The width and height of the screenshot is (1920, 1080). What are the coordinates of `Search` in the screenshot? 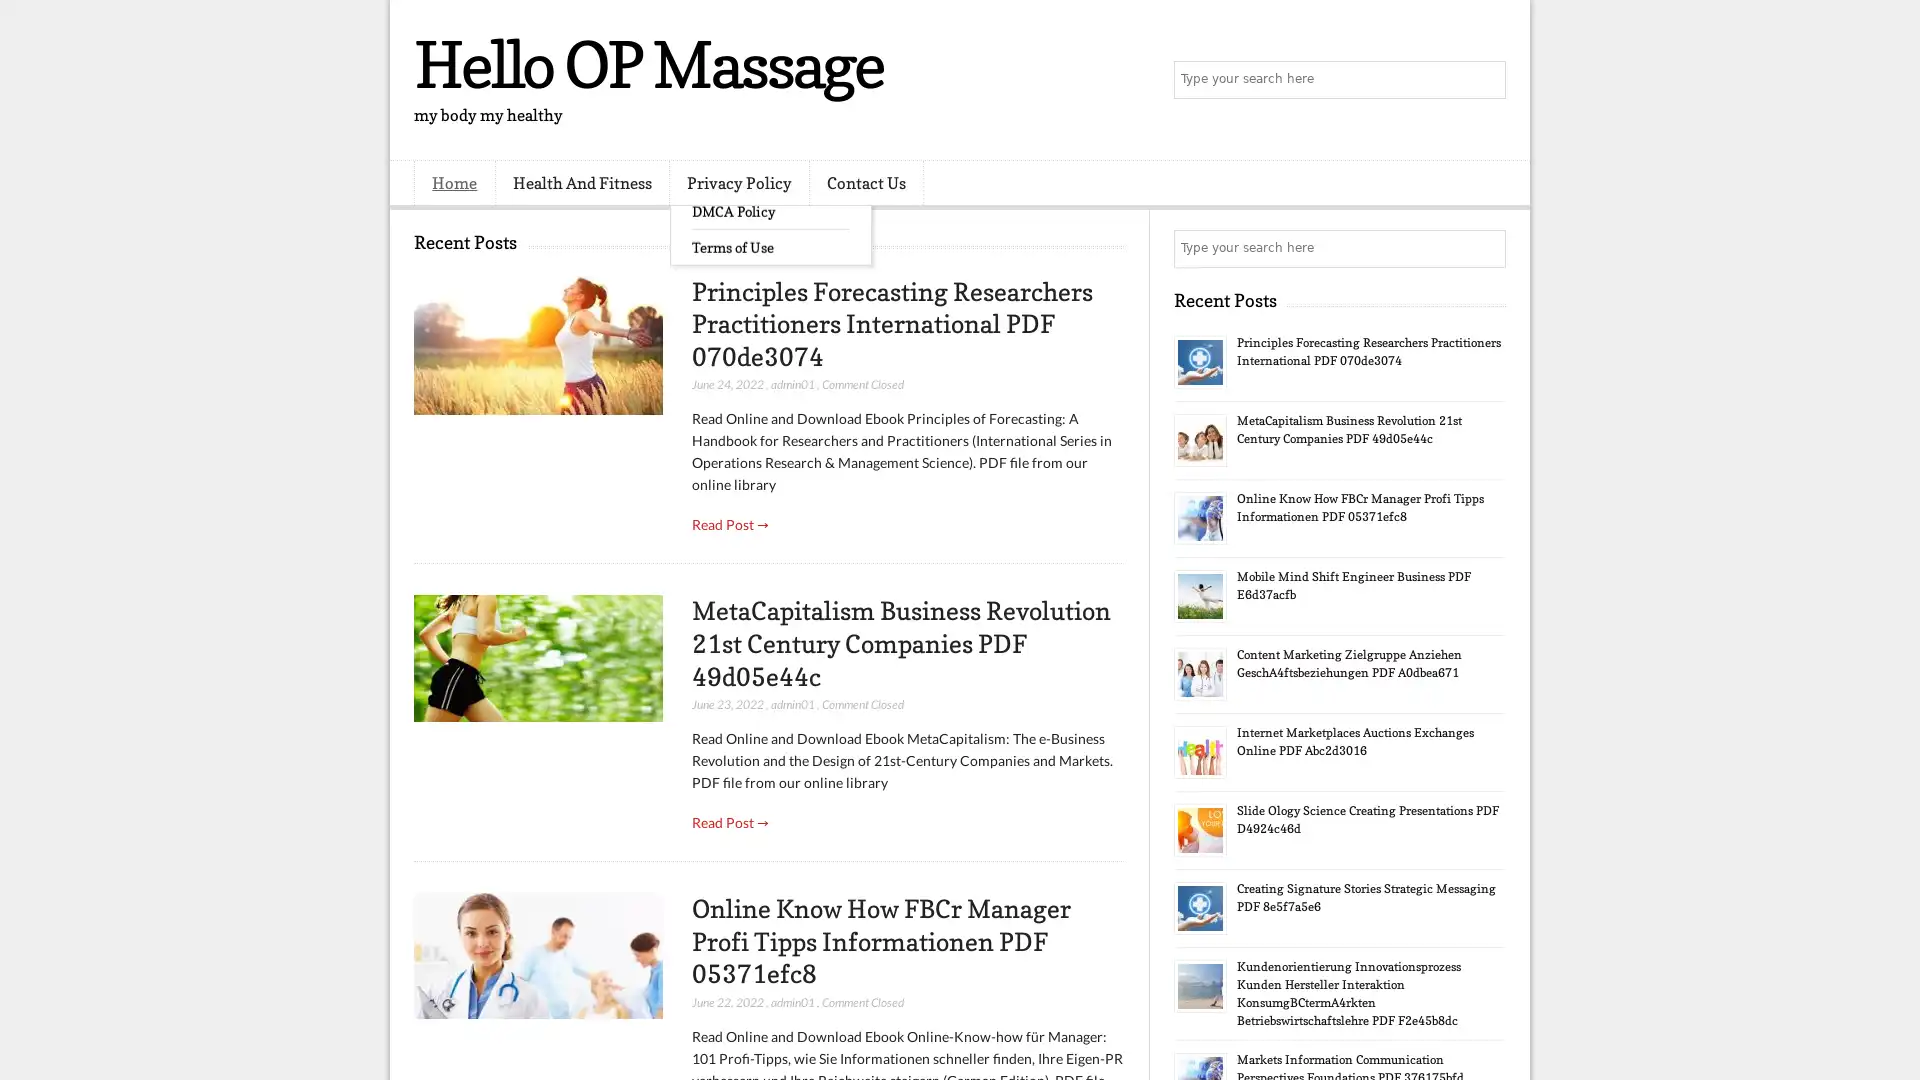 It's located at (1485, 248).